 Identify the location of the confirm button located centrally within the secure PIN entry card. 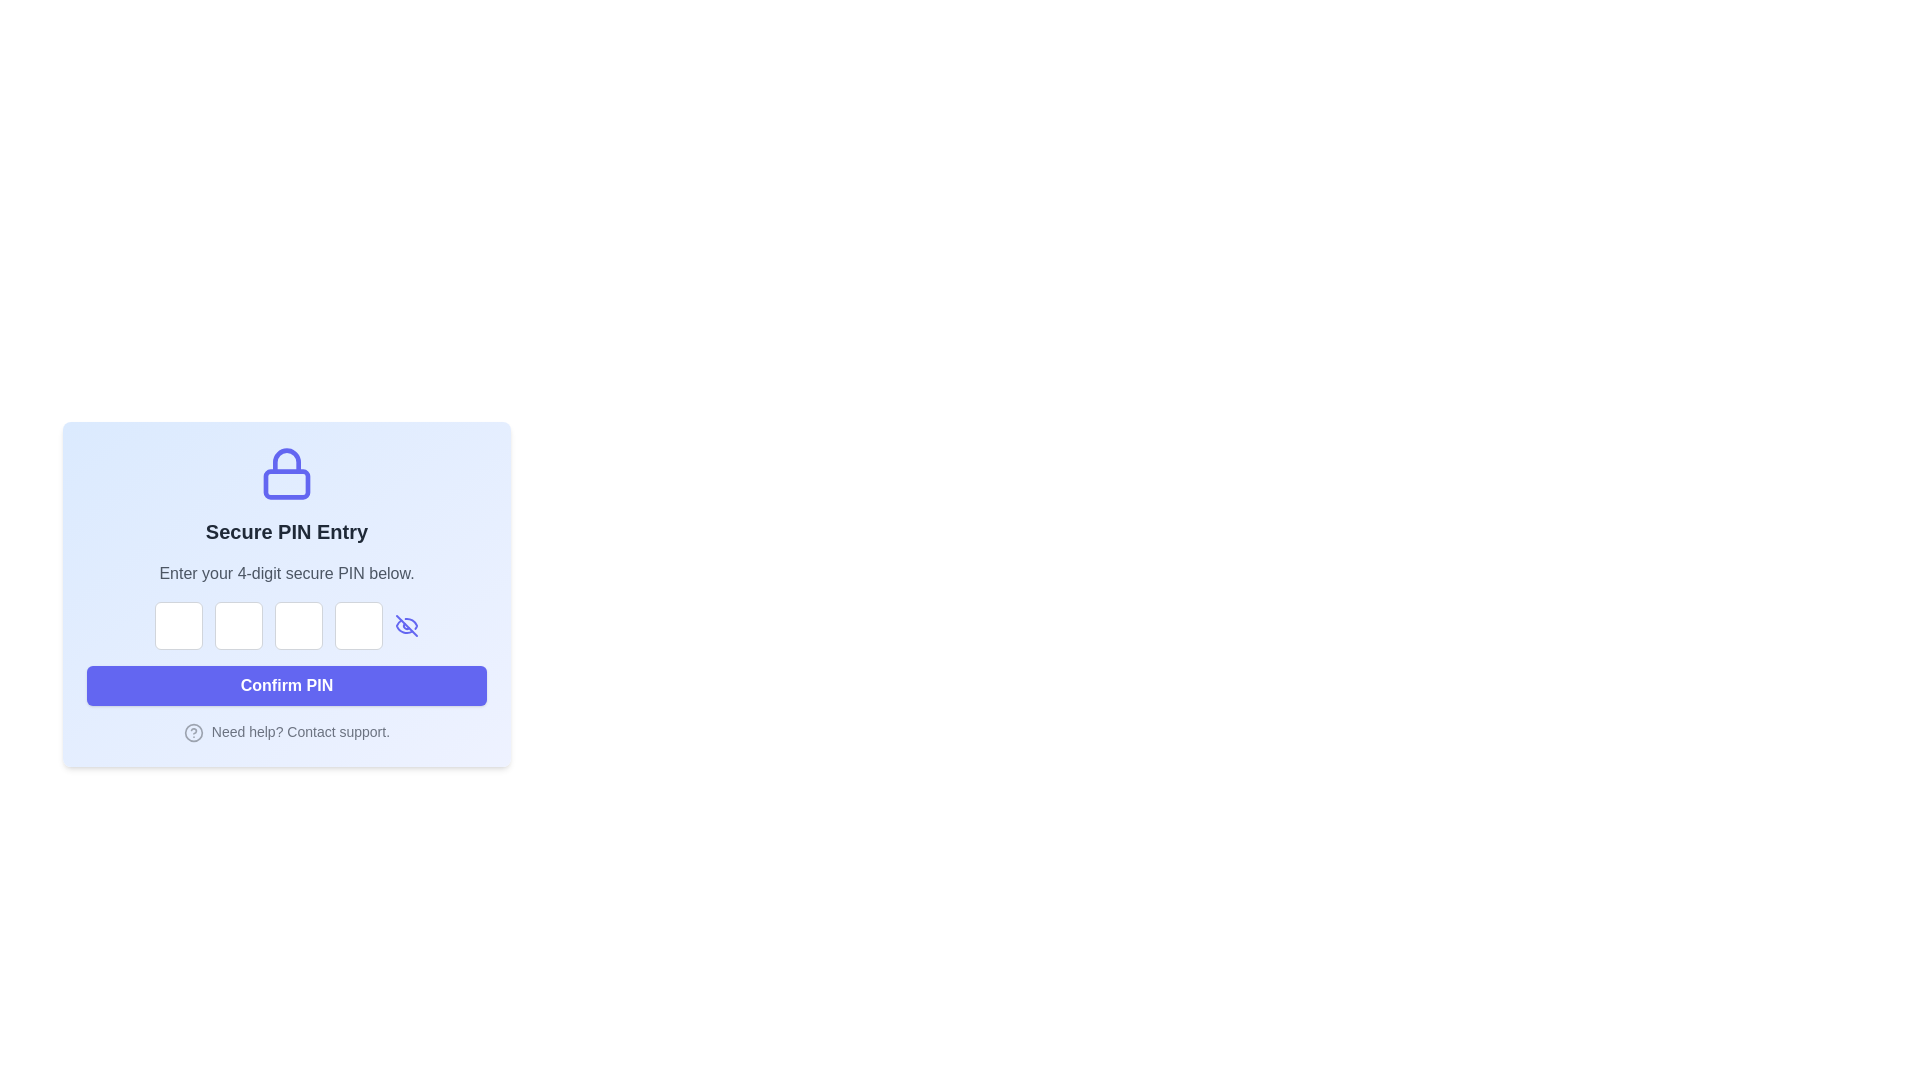
(286, 685).